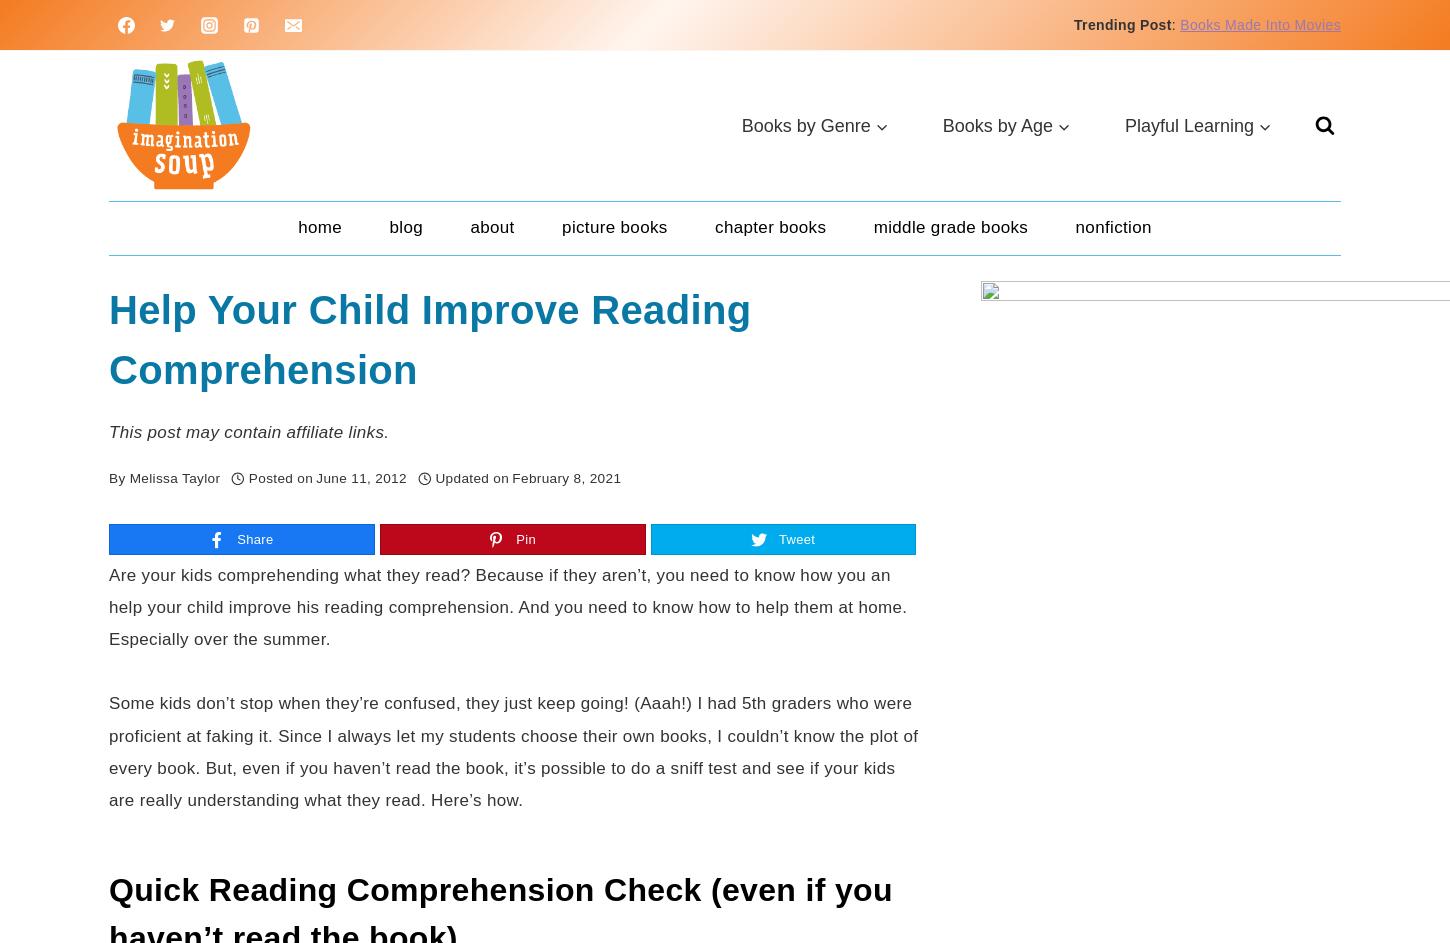 This screenshot has width=1450, height=943. I want to click on 'Middle Grade Books', so click(949, 227).